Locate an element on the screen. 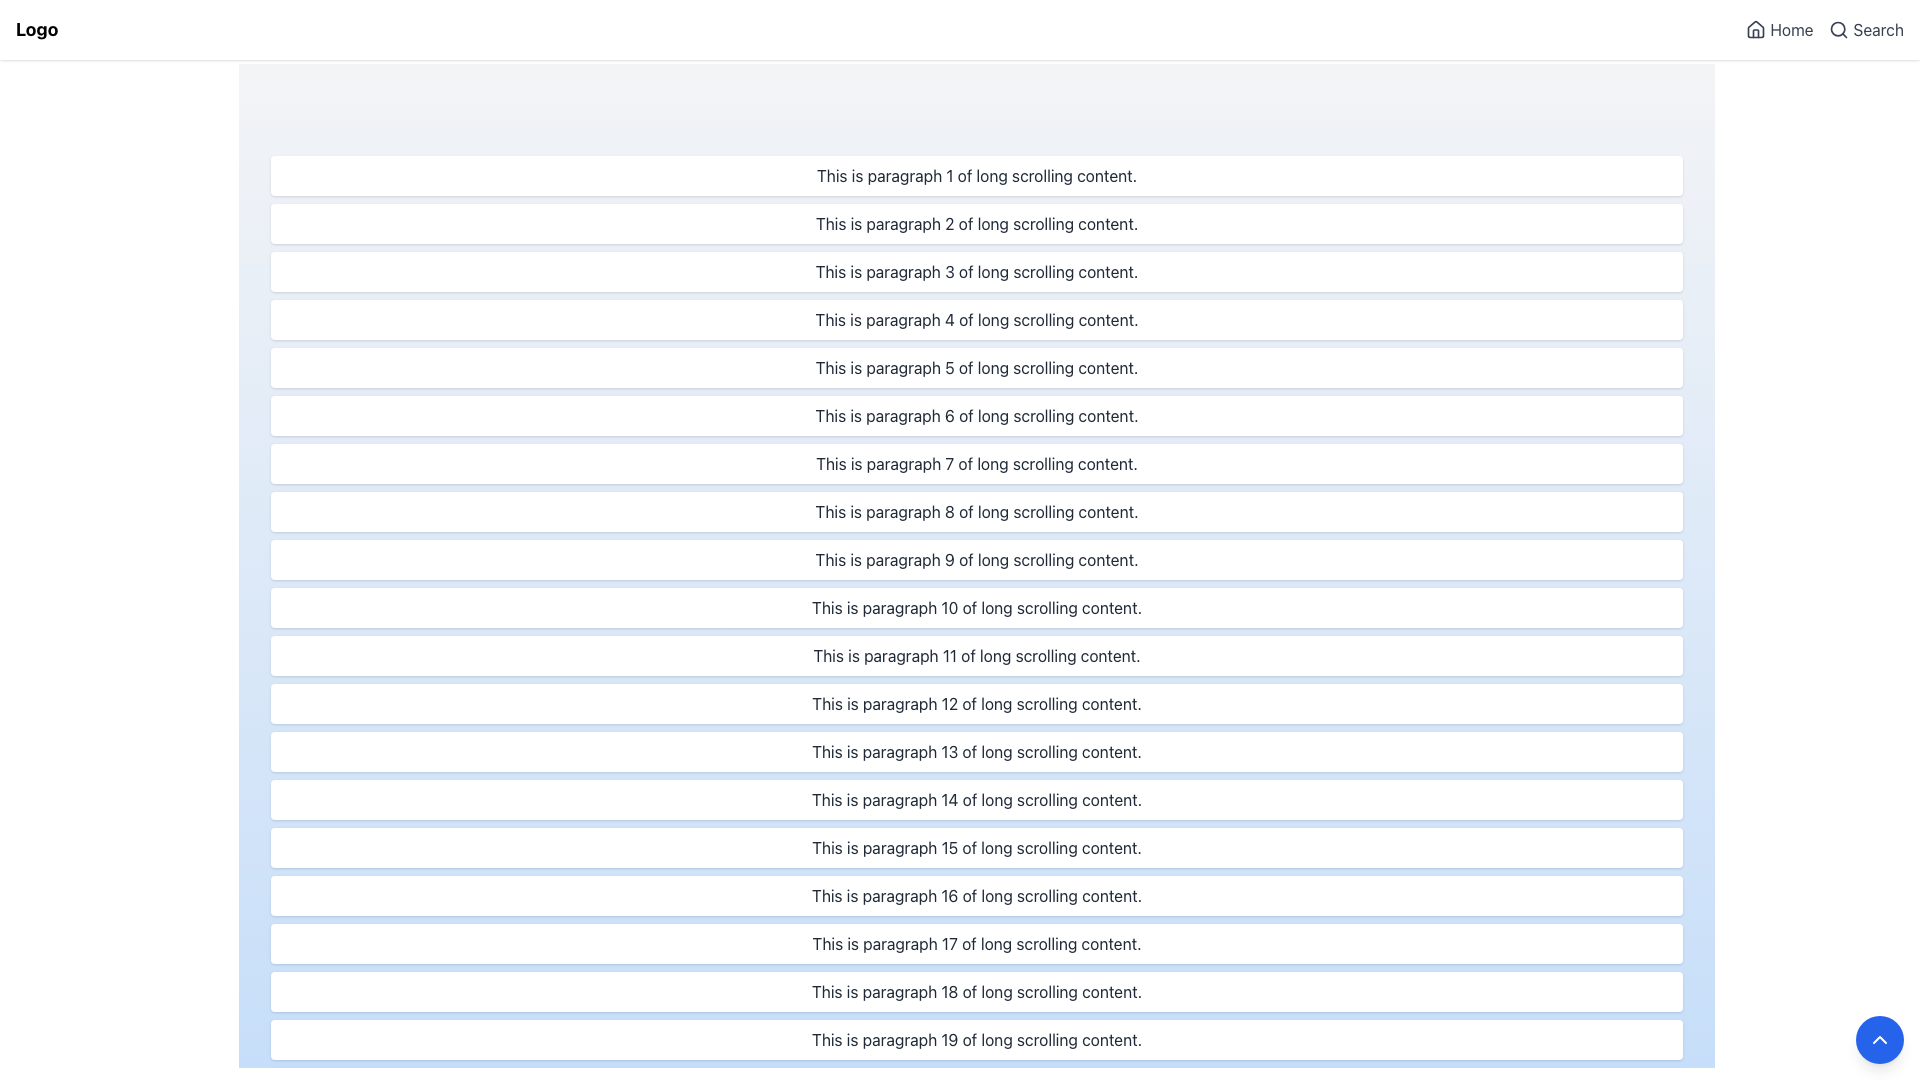 This screenshot has height=1080, width=1920. the fifth visible static text block in the vertically stacked list that displays a textual paragraph is located at coordinates (977, 367).